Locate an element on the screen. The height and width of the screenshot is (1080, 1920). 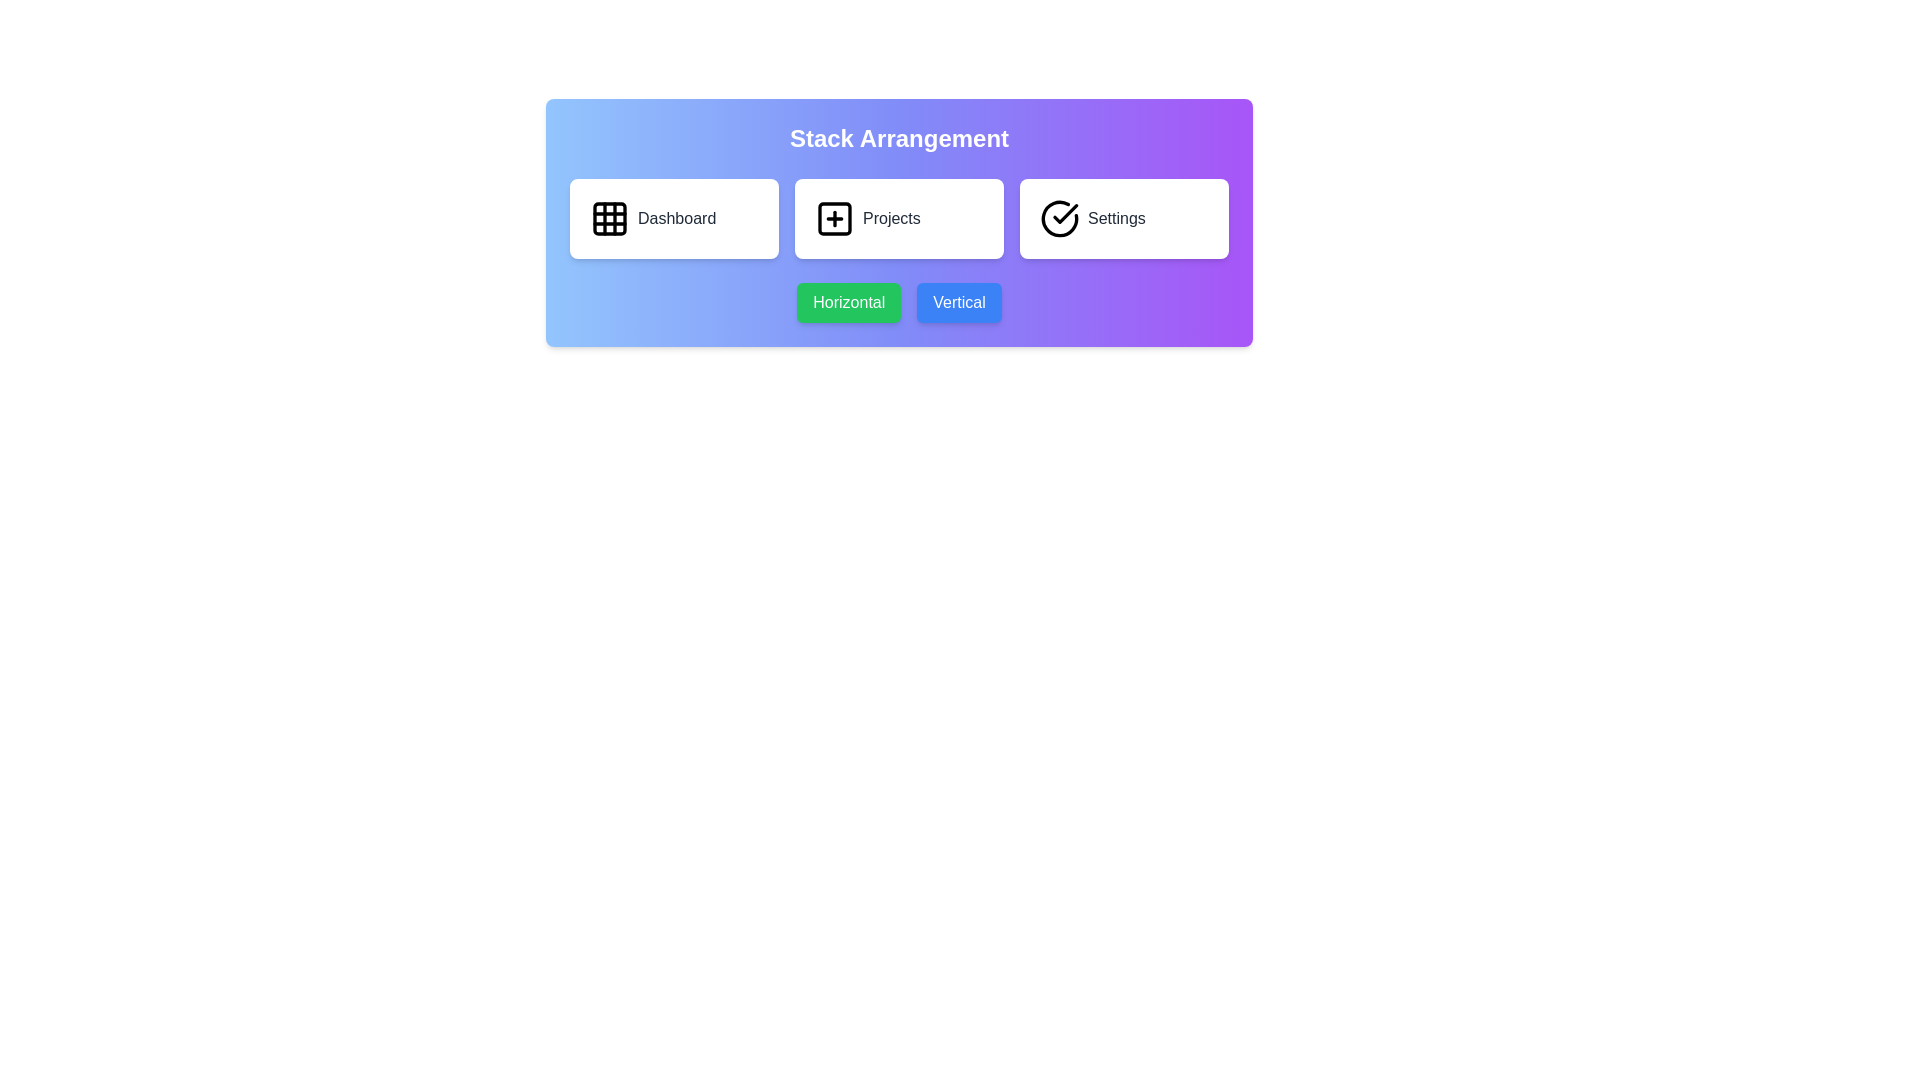
the 'Horizontal' button located below the 'Projects' button to observe the hover effect is located at coordinates (898, 280).